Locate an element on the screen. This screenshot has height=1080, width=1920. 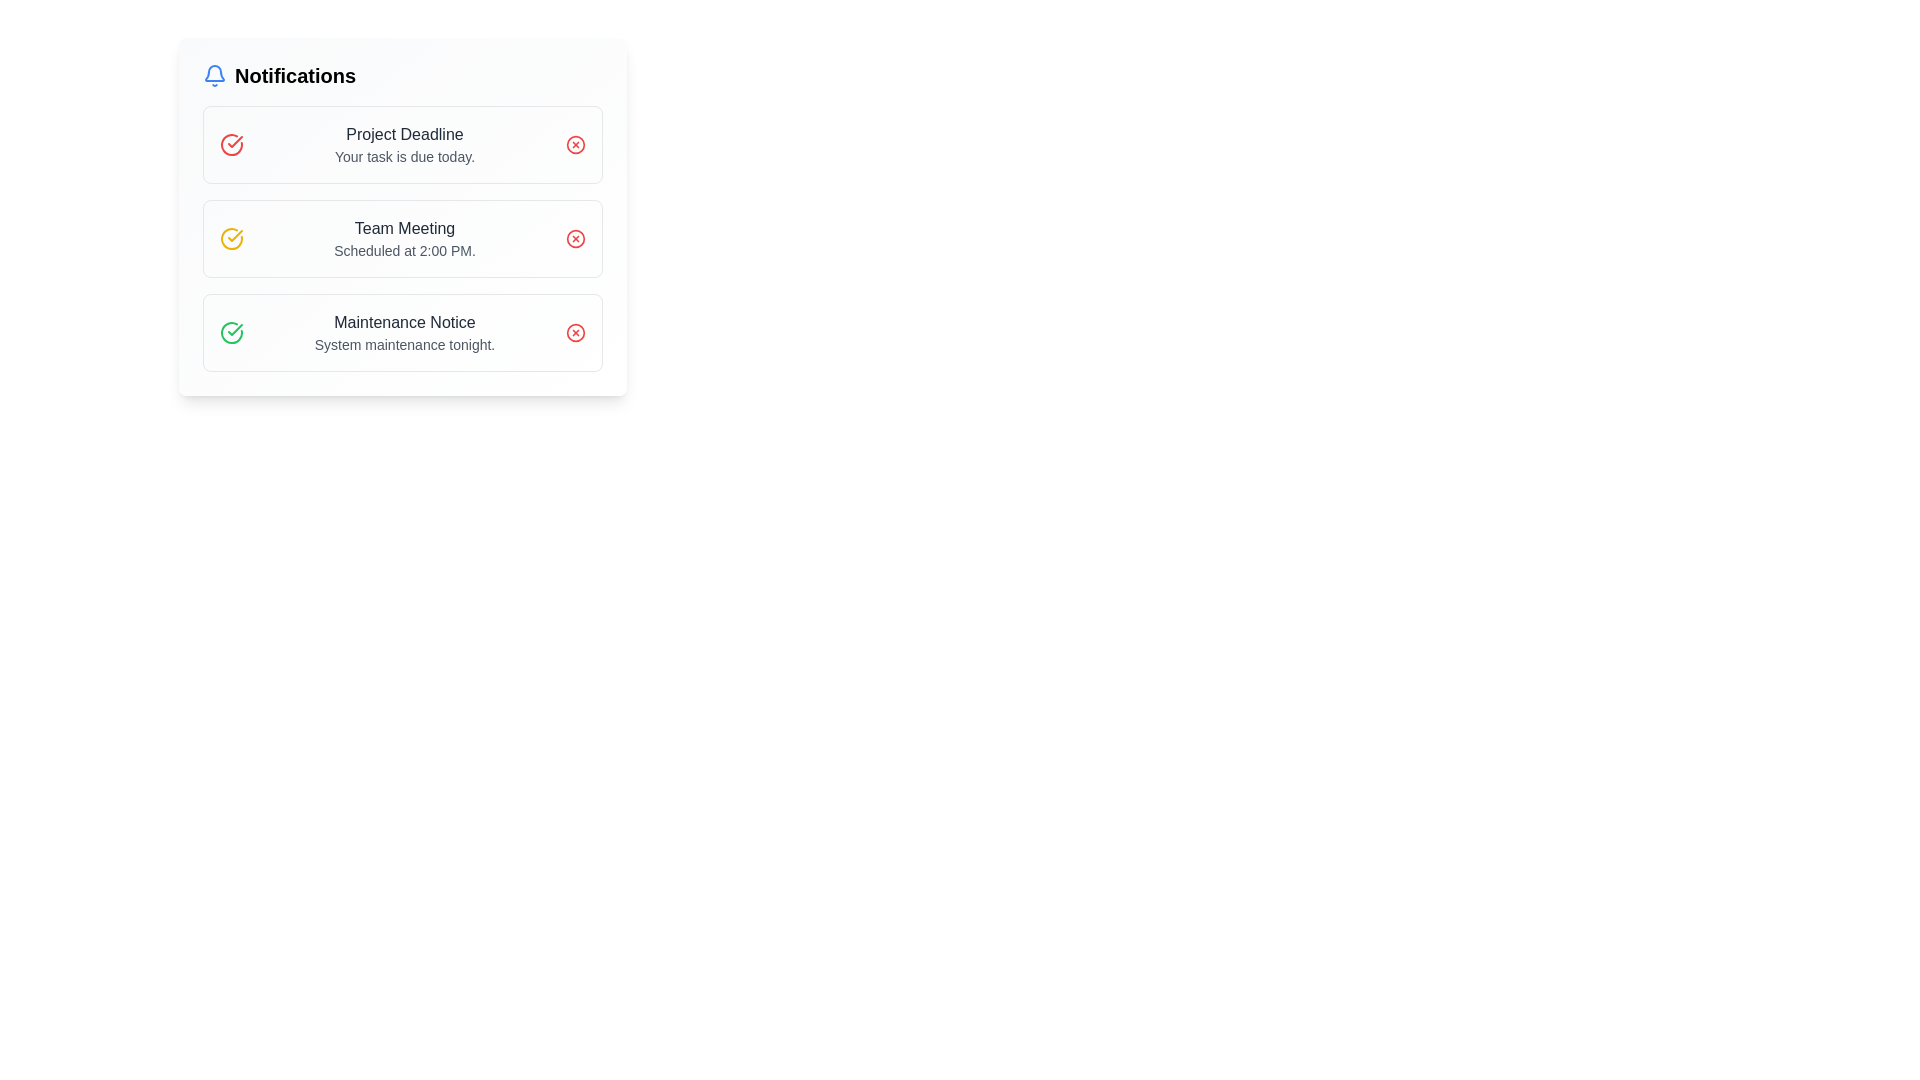
the title Text Label within the notification panel that highlights the subject of the notification, located at the top left and above the description text 'Your task is due today.' is located at coordinates (403, 135).